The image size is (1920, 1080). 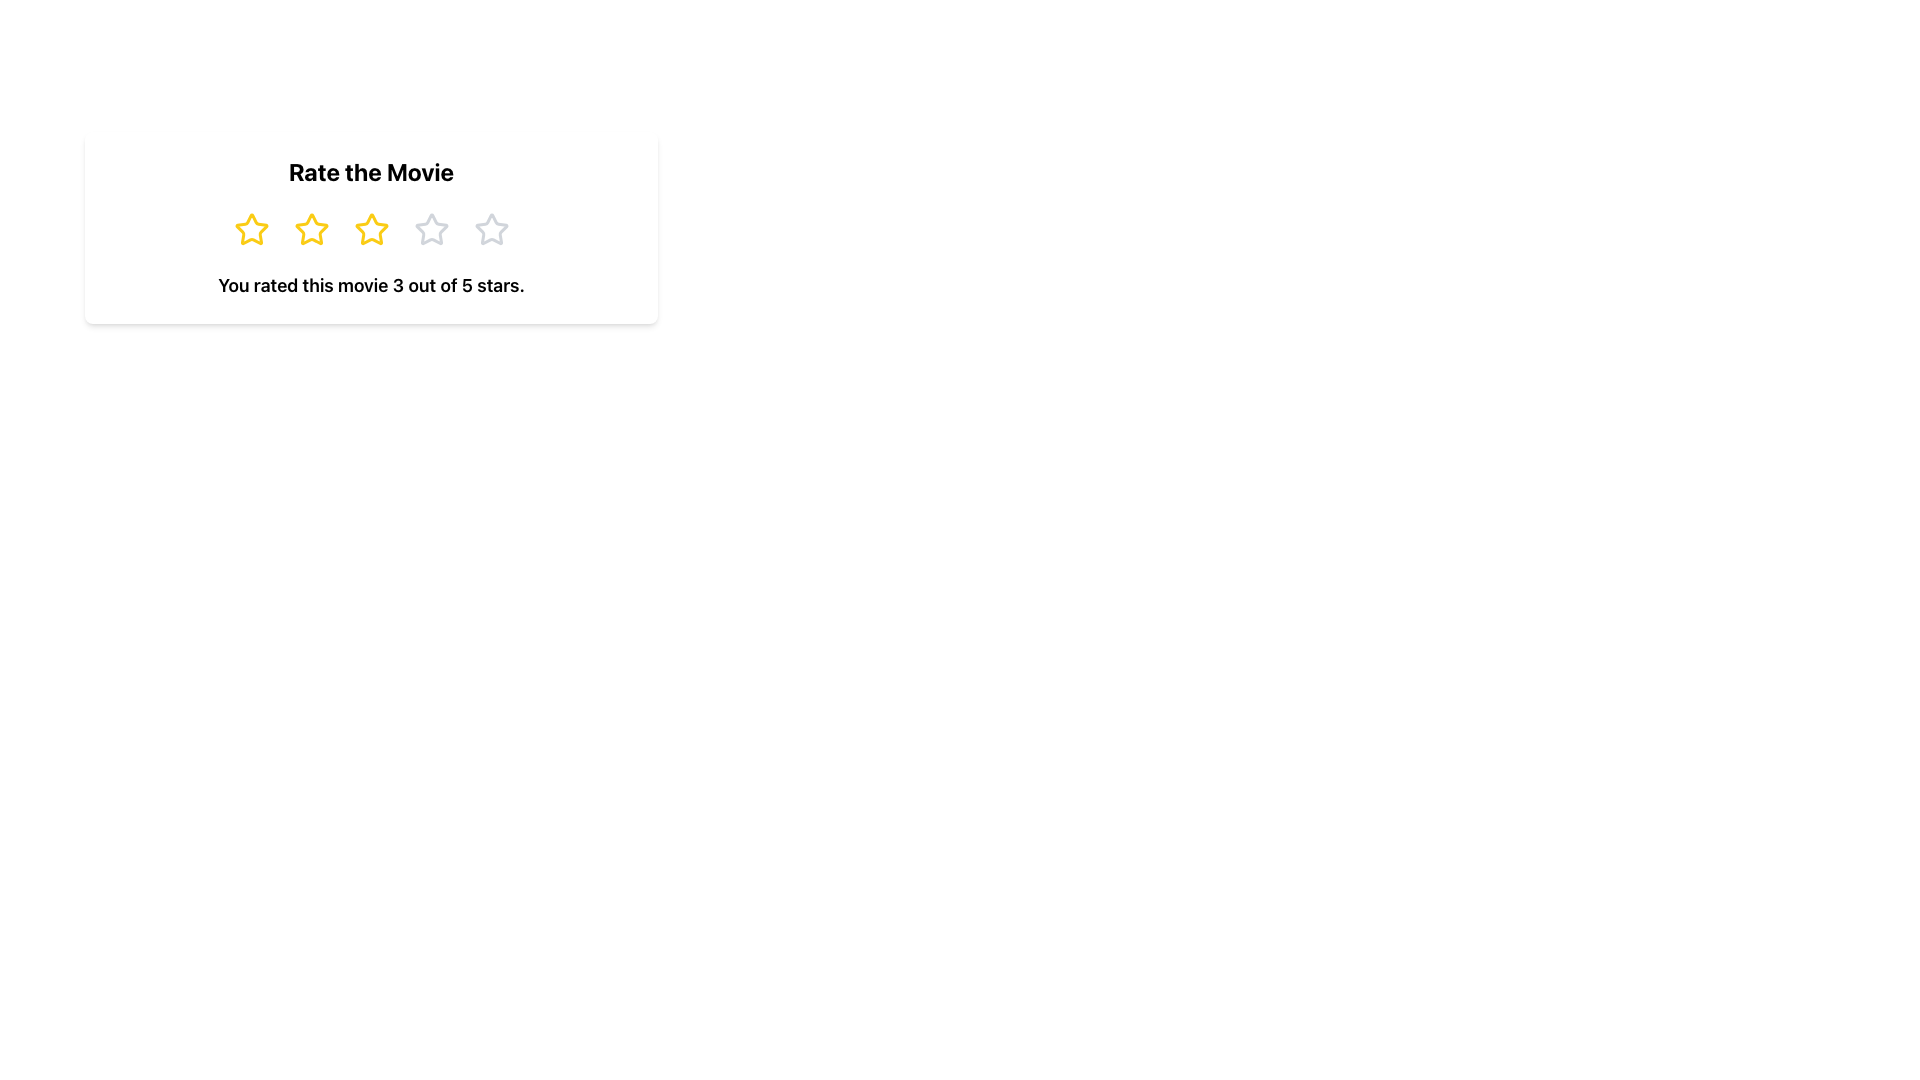 What do you see at coordinates (491, 229) in the screenshot?
I see `the fourth star icon in the horizontal layout to rate it` at bounding box center [491, 229].